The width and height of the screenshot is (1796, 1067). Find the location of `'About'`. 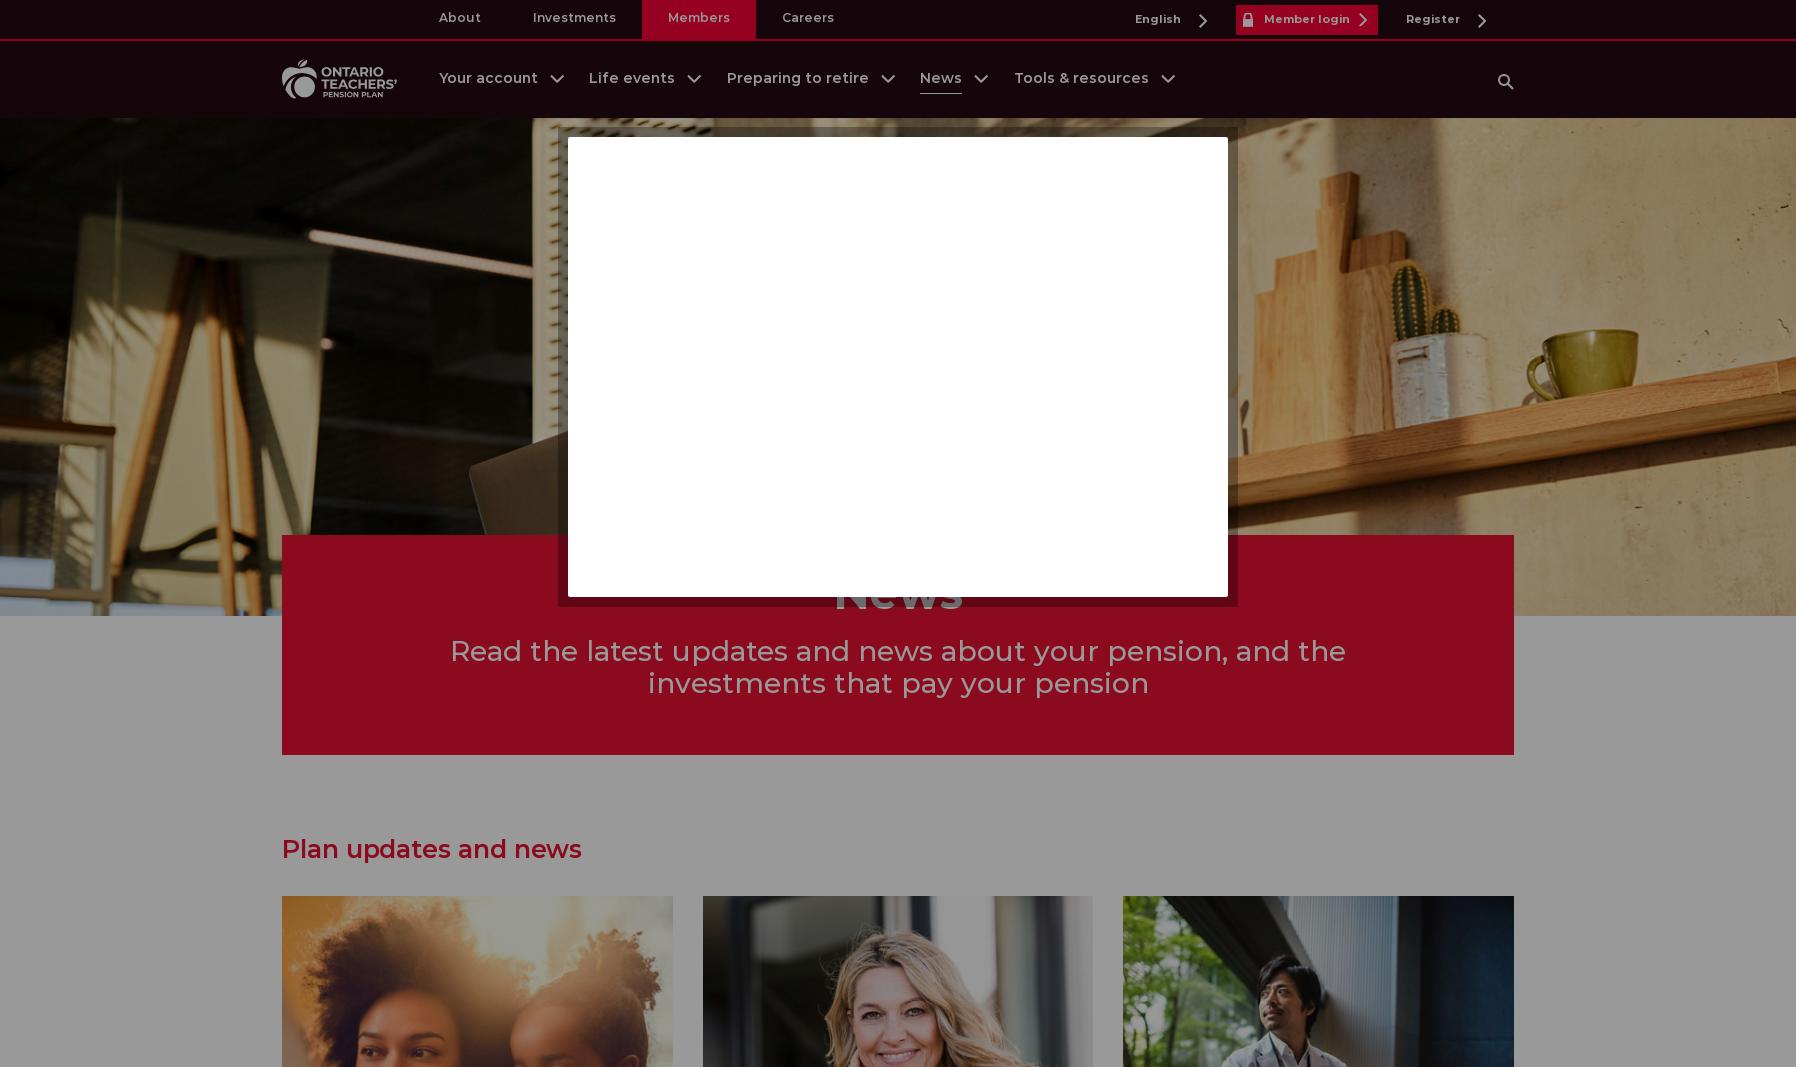

'About' is located at coordinates (438, 16).